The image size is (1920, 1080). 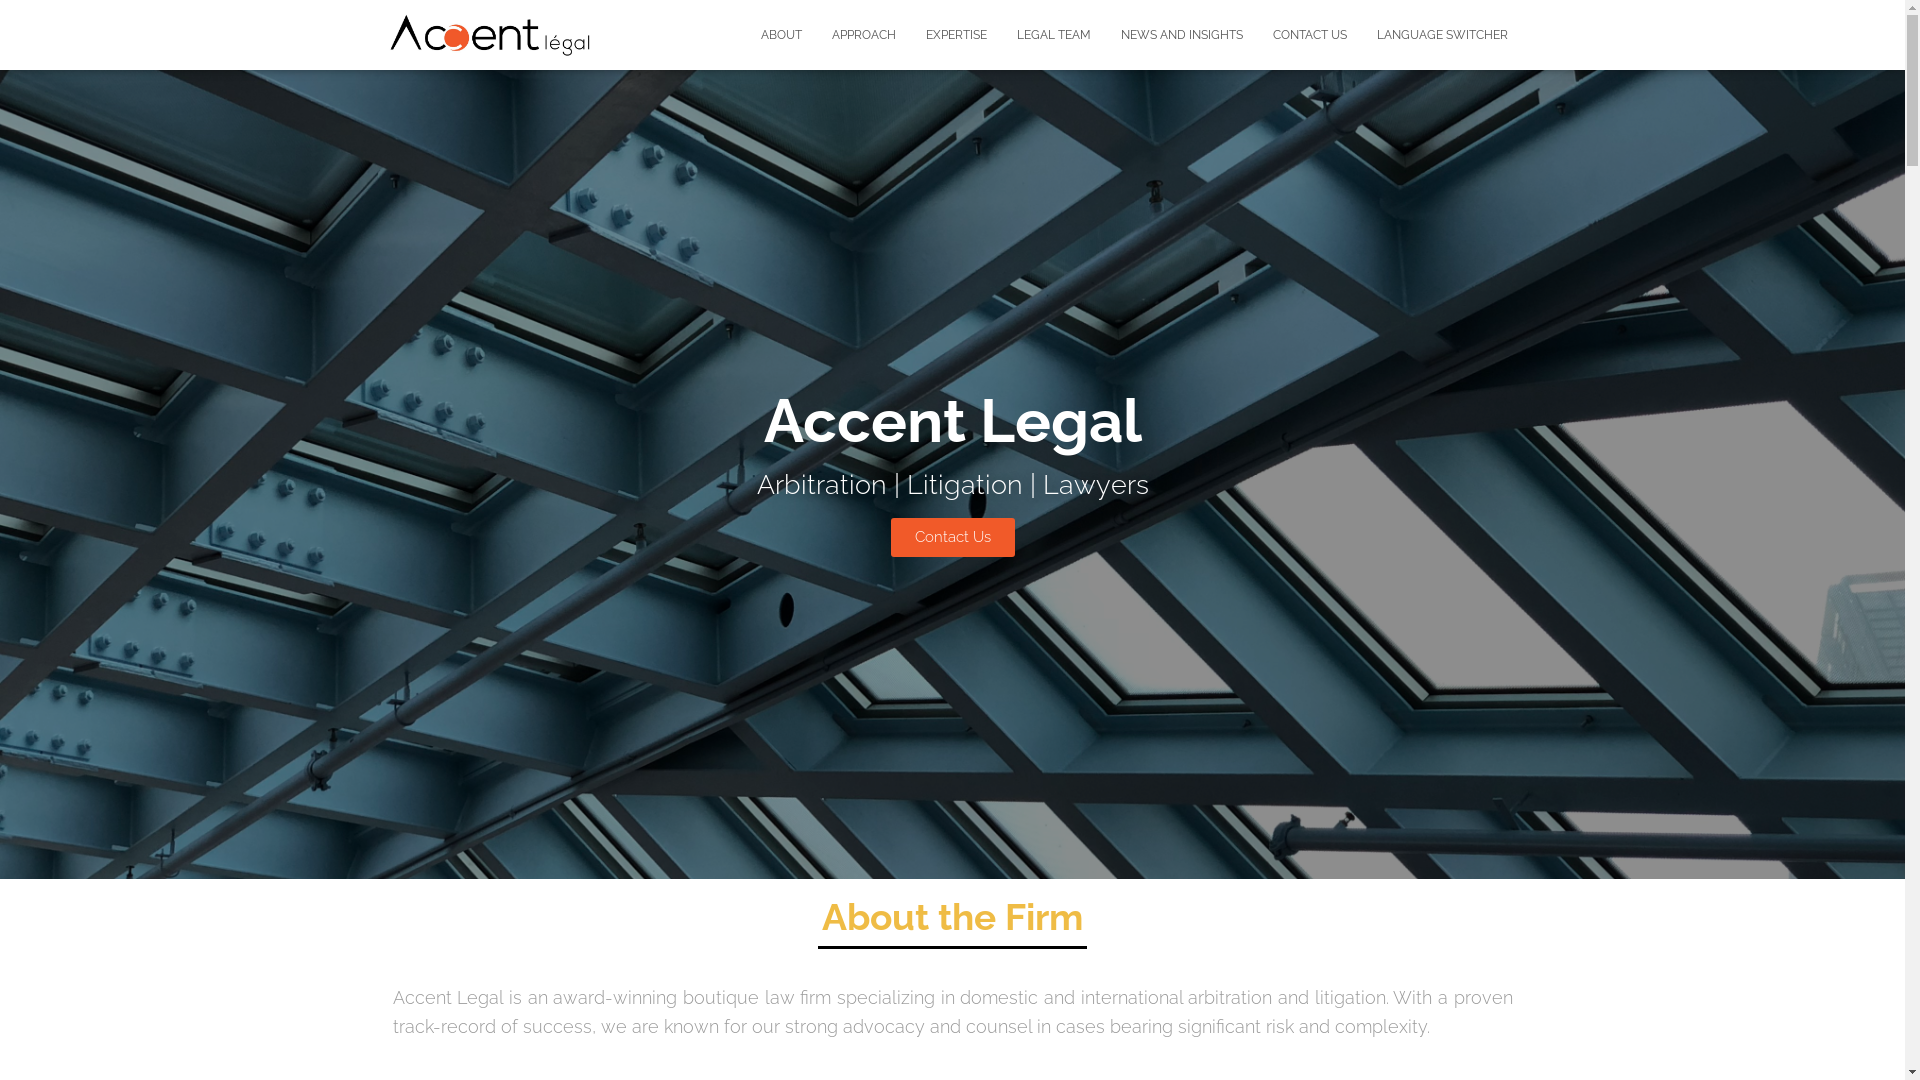 I want to click on 'LEGAL TEAM', so click(x=1053, y=34).